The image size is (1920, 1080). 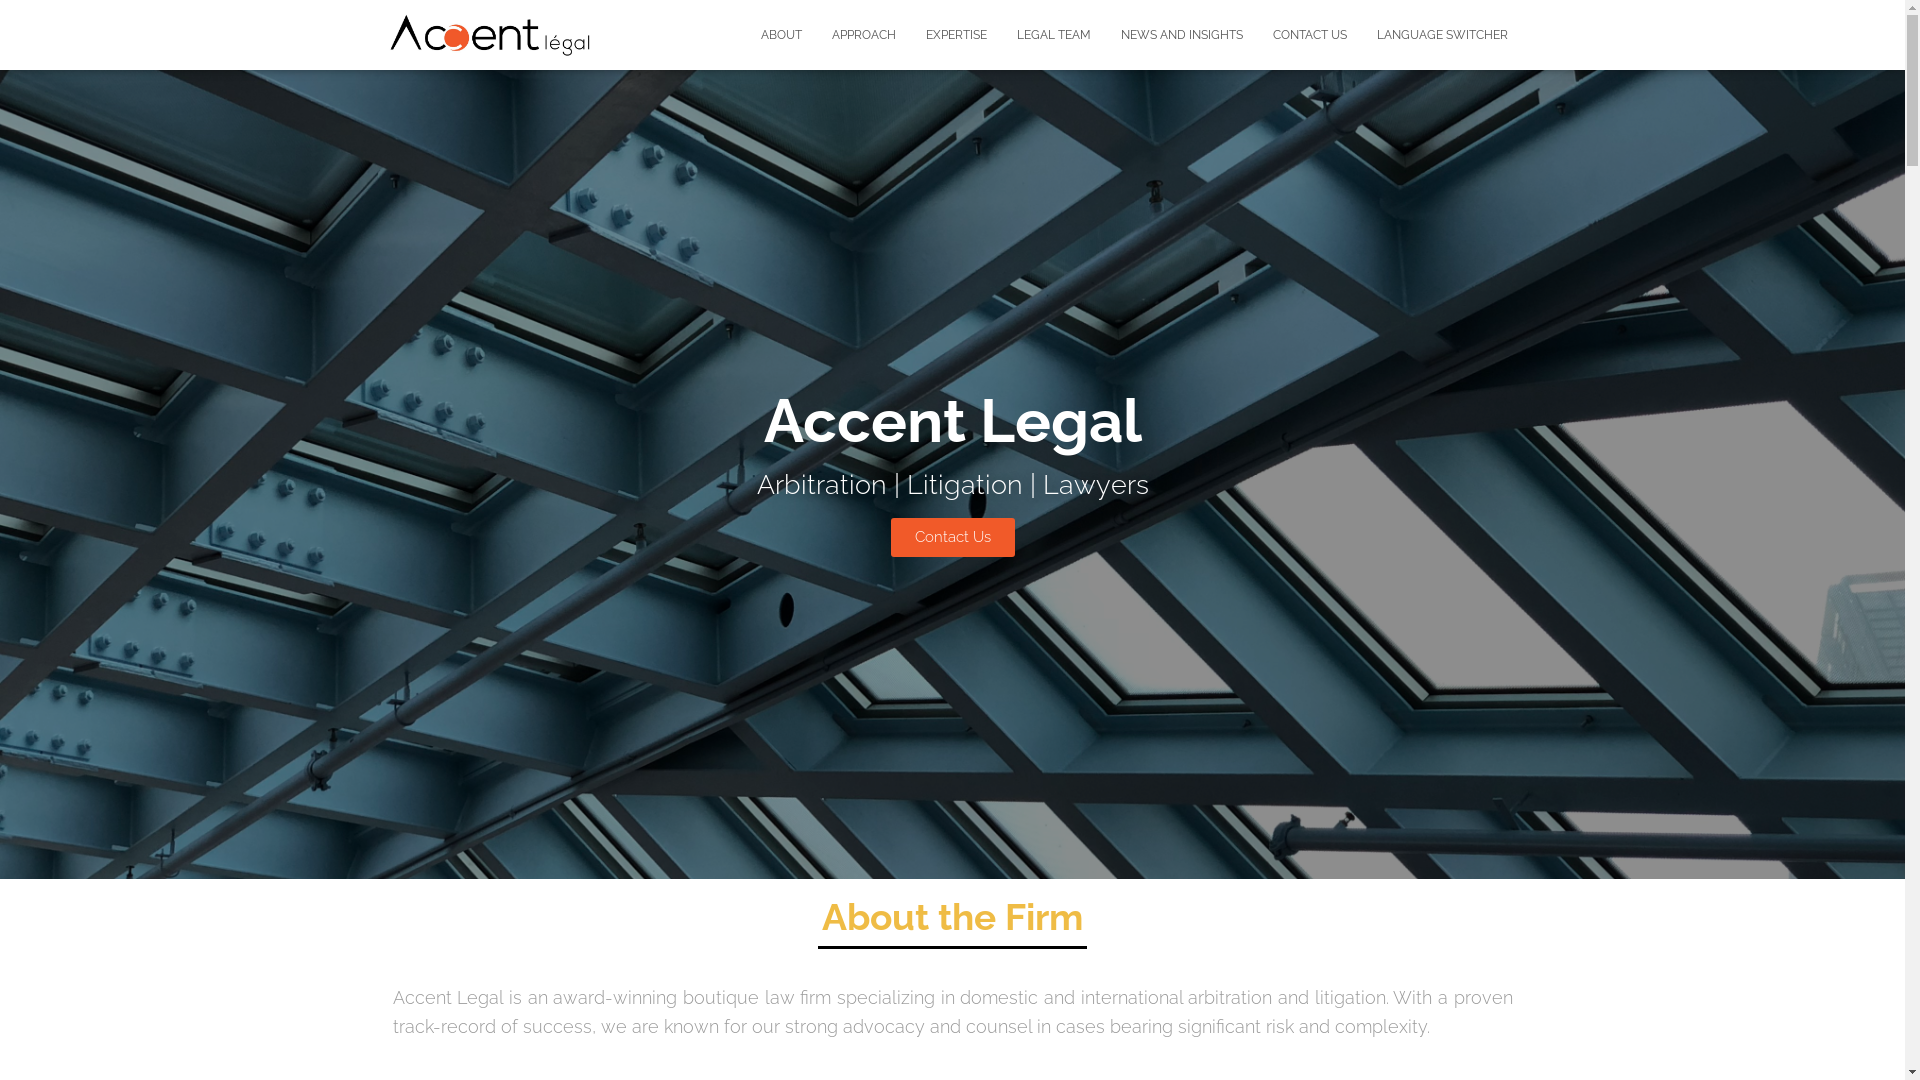 I want to click on 'LEGAL TEAM', so click(x=1053, y=34).